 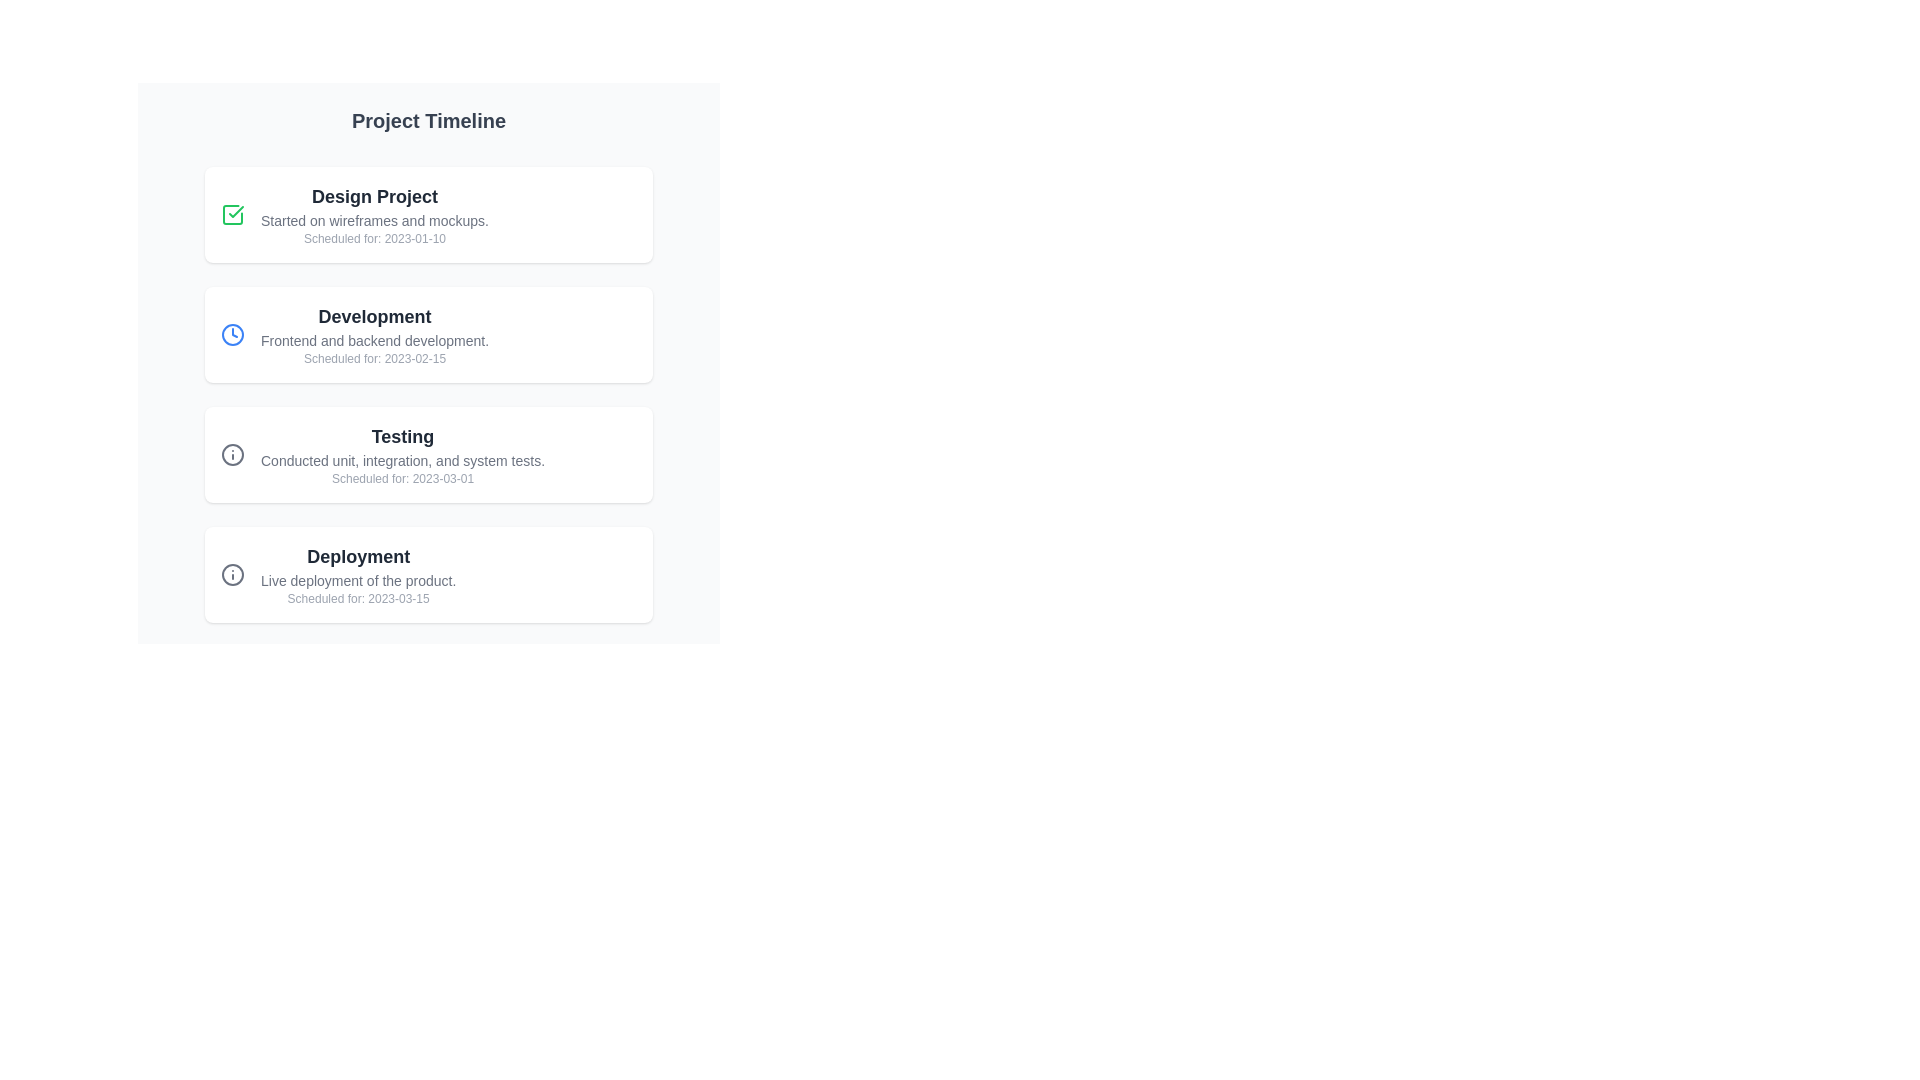 I want to click on the leftmost icon in the 'Deployment' card entry of the 'Project Timeline' list, so click(x=233, y=574).